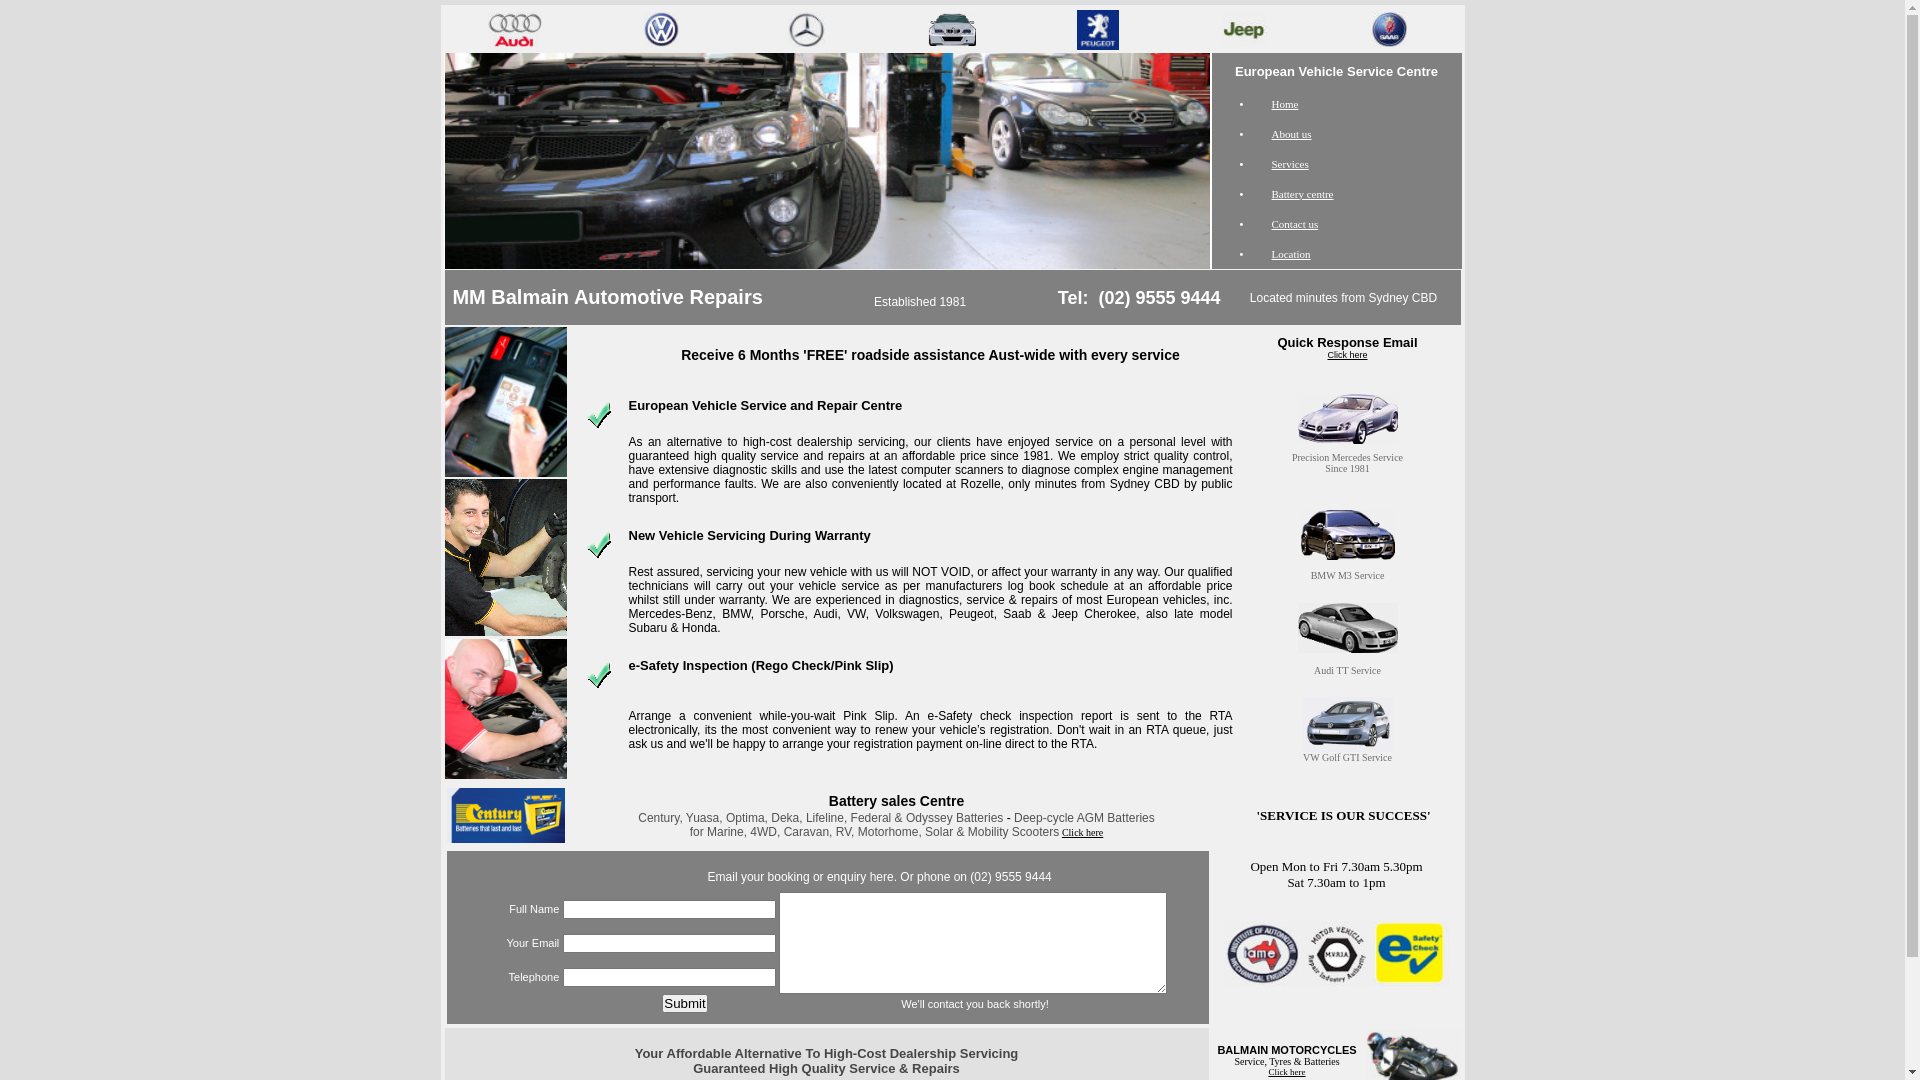 This screenshot has width=1920, height=1080. I want to click on 'Battery centre', so click(1271, 193).